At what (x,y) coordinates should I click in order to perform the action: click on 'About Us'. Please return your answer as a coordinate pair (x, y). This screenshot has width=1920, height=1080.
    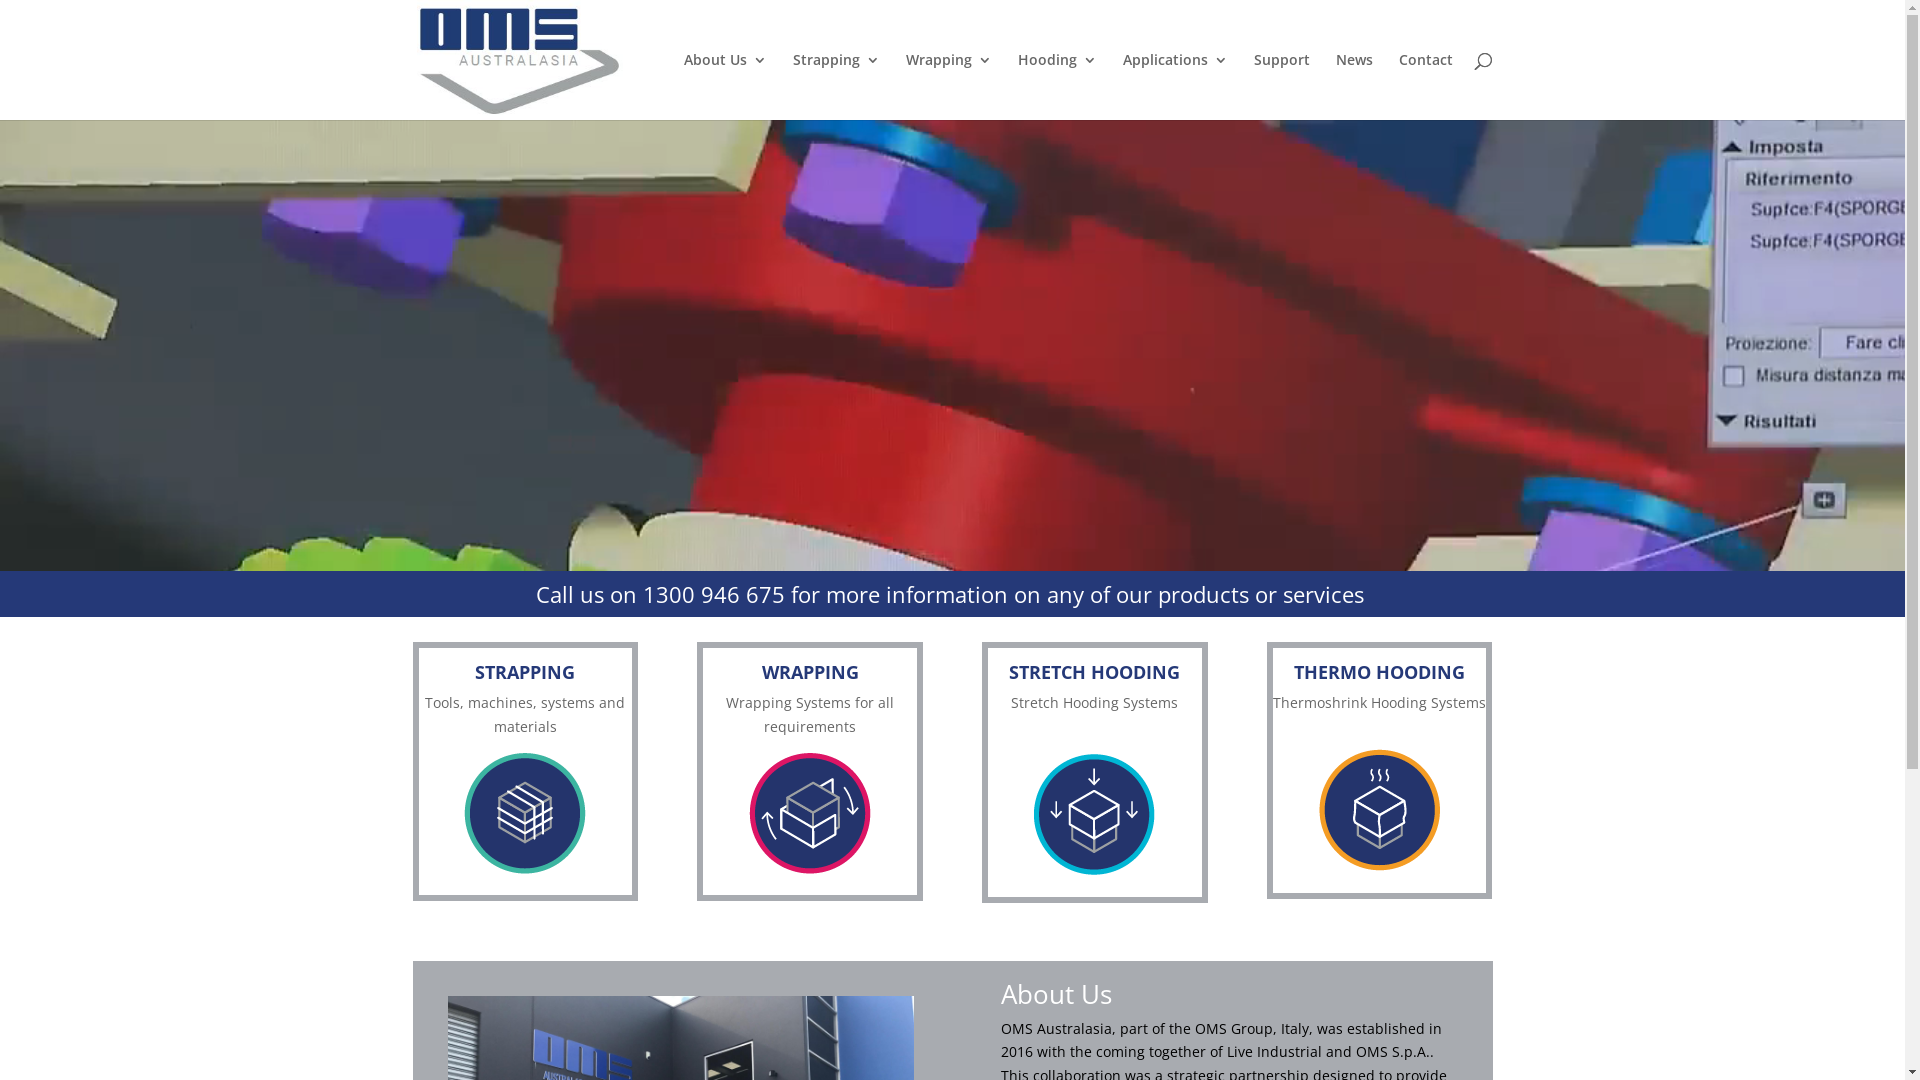
    Looking at the image, I should click on (684, 85).